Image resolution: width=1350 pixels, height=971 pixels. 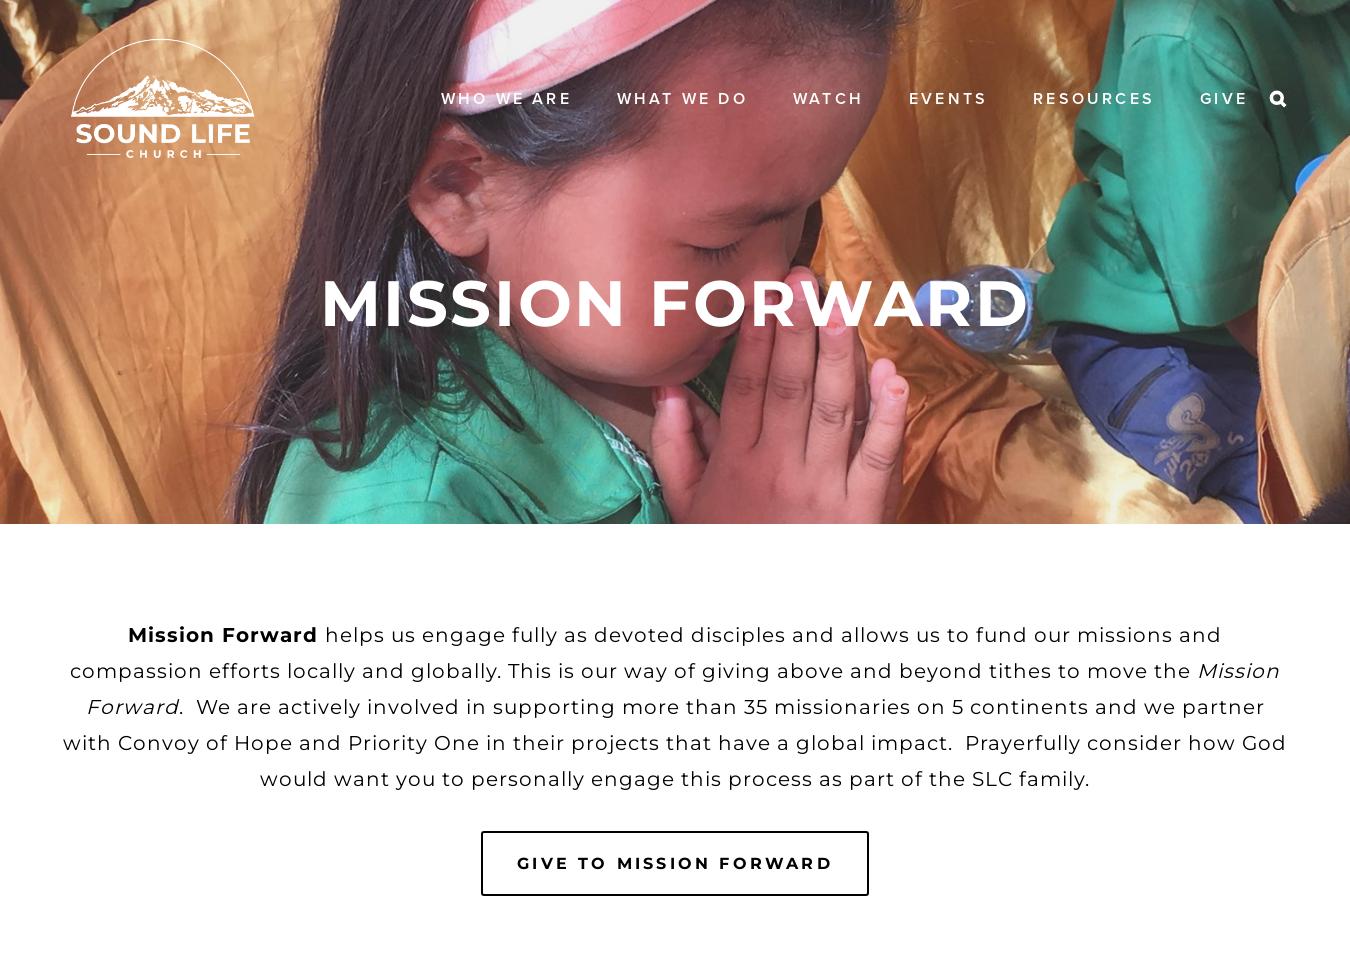 What do you see at coordinates (1199, 96) in the screenshot?
I see `'Give'` at bounding box center [1199, 96].